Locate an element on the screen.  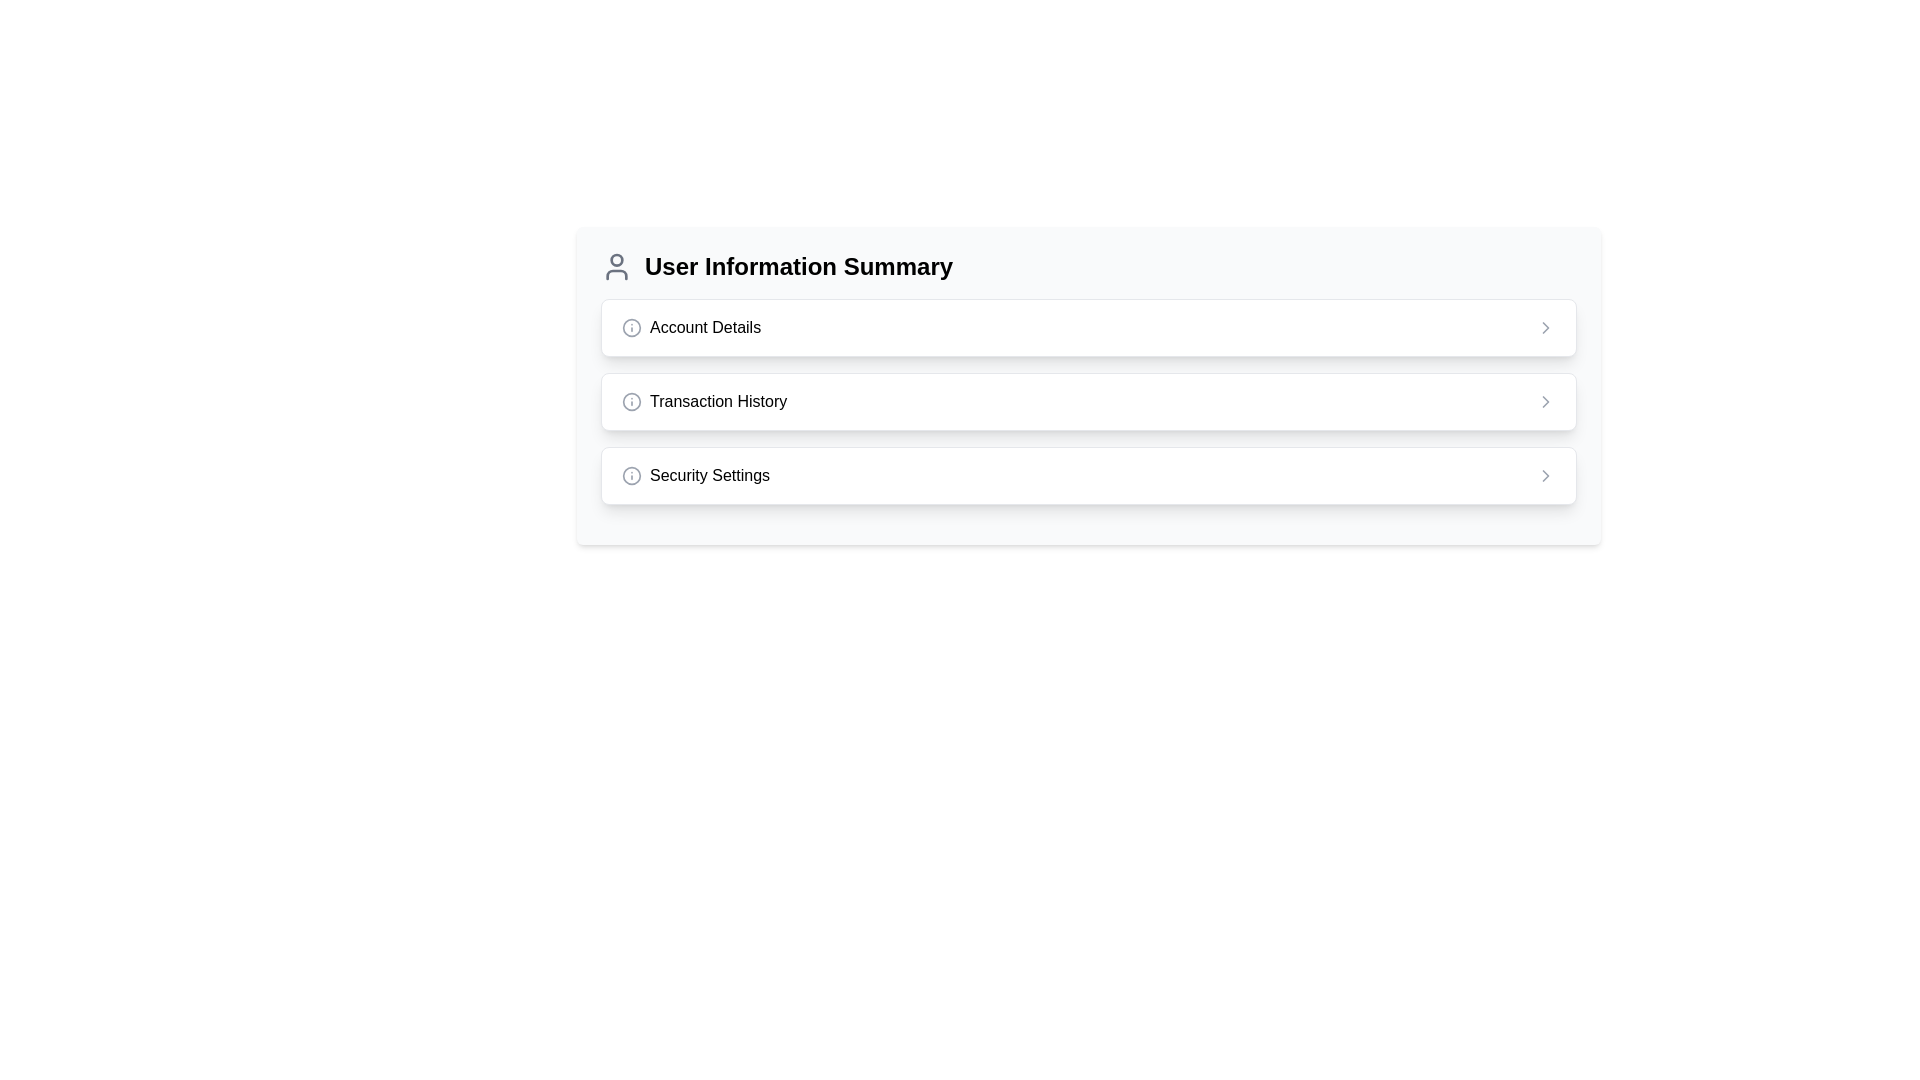
the 'Account Details' clickable list item in the 'User Information Summary' card layout is located at coordinates (1088, 326).